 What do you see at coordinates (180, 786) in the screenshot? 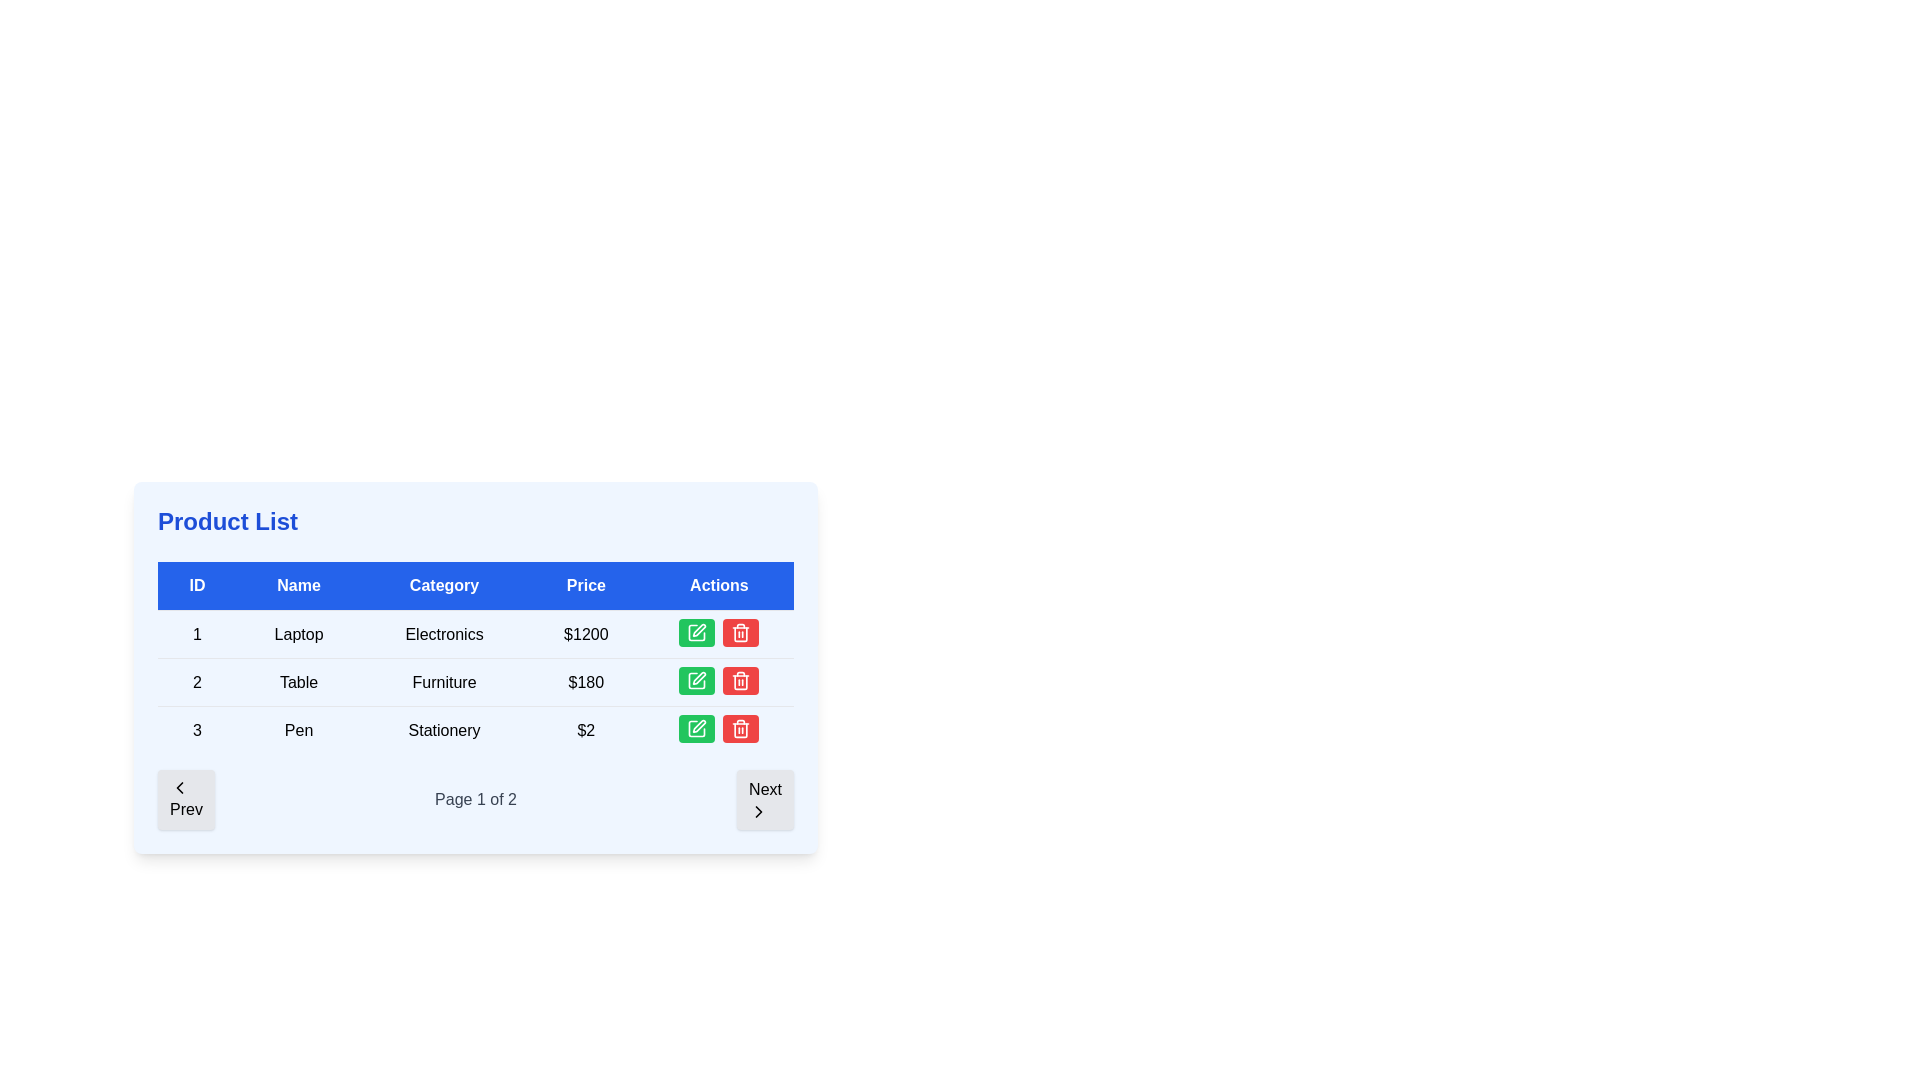
I see `the 'Prev' button icon, which visually indicates the action of navigating to a previous page in the product list interface` at bounding box center [180, 786].